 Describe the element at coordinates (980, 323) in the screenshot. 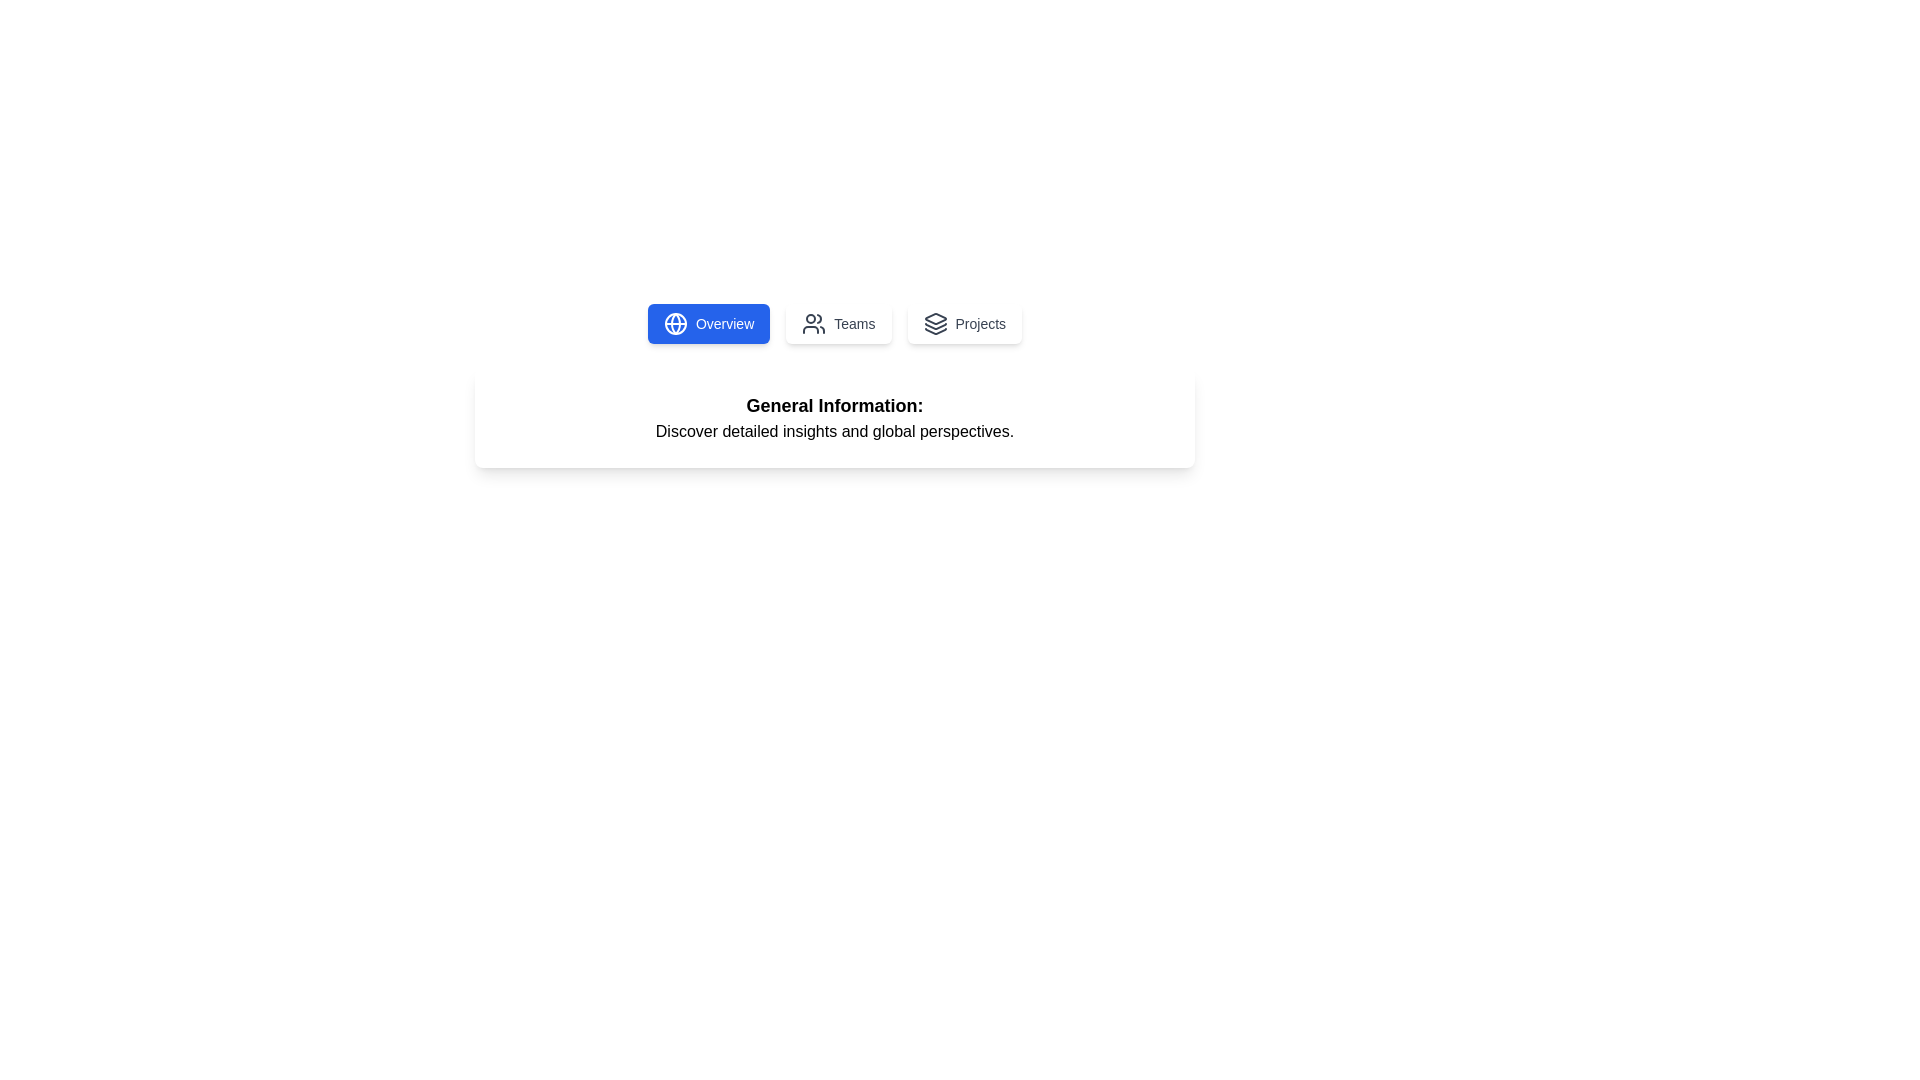

I see `text label that says 'Projects', which is part of the third button in the horizontal menu group located to the right of the 'Teams' button` at that location.